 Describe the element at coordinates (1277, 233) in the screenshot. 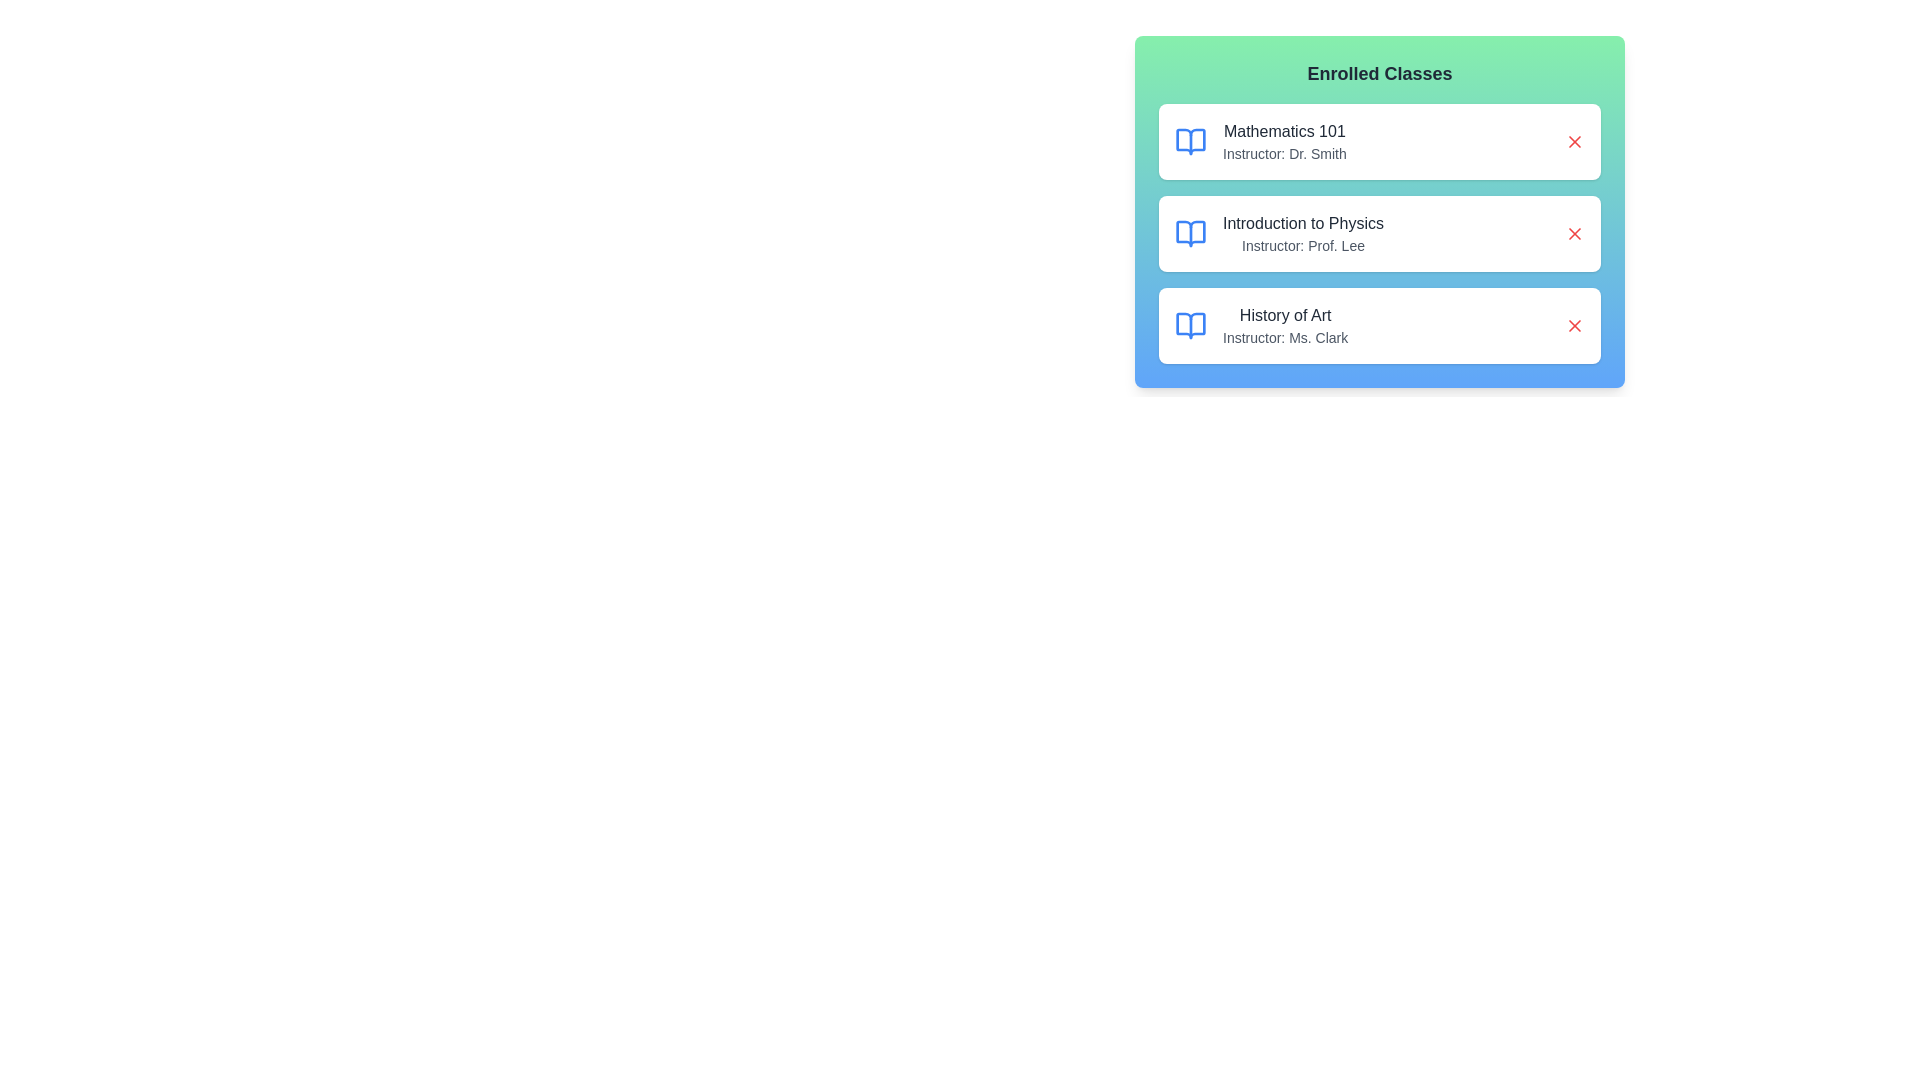

I see `the instructor information for the class Introduction to Physics` at that location.